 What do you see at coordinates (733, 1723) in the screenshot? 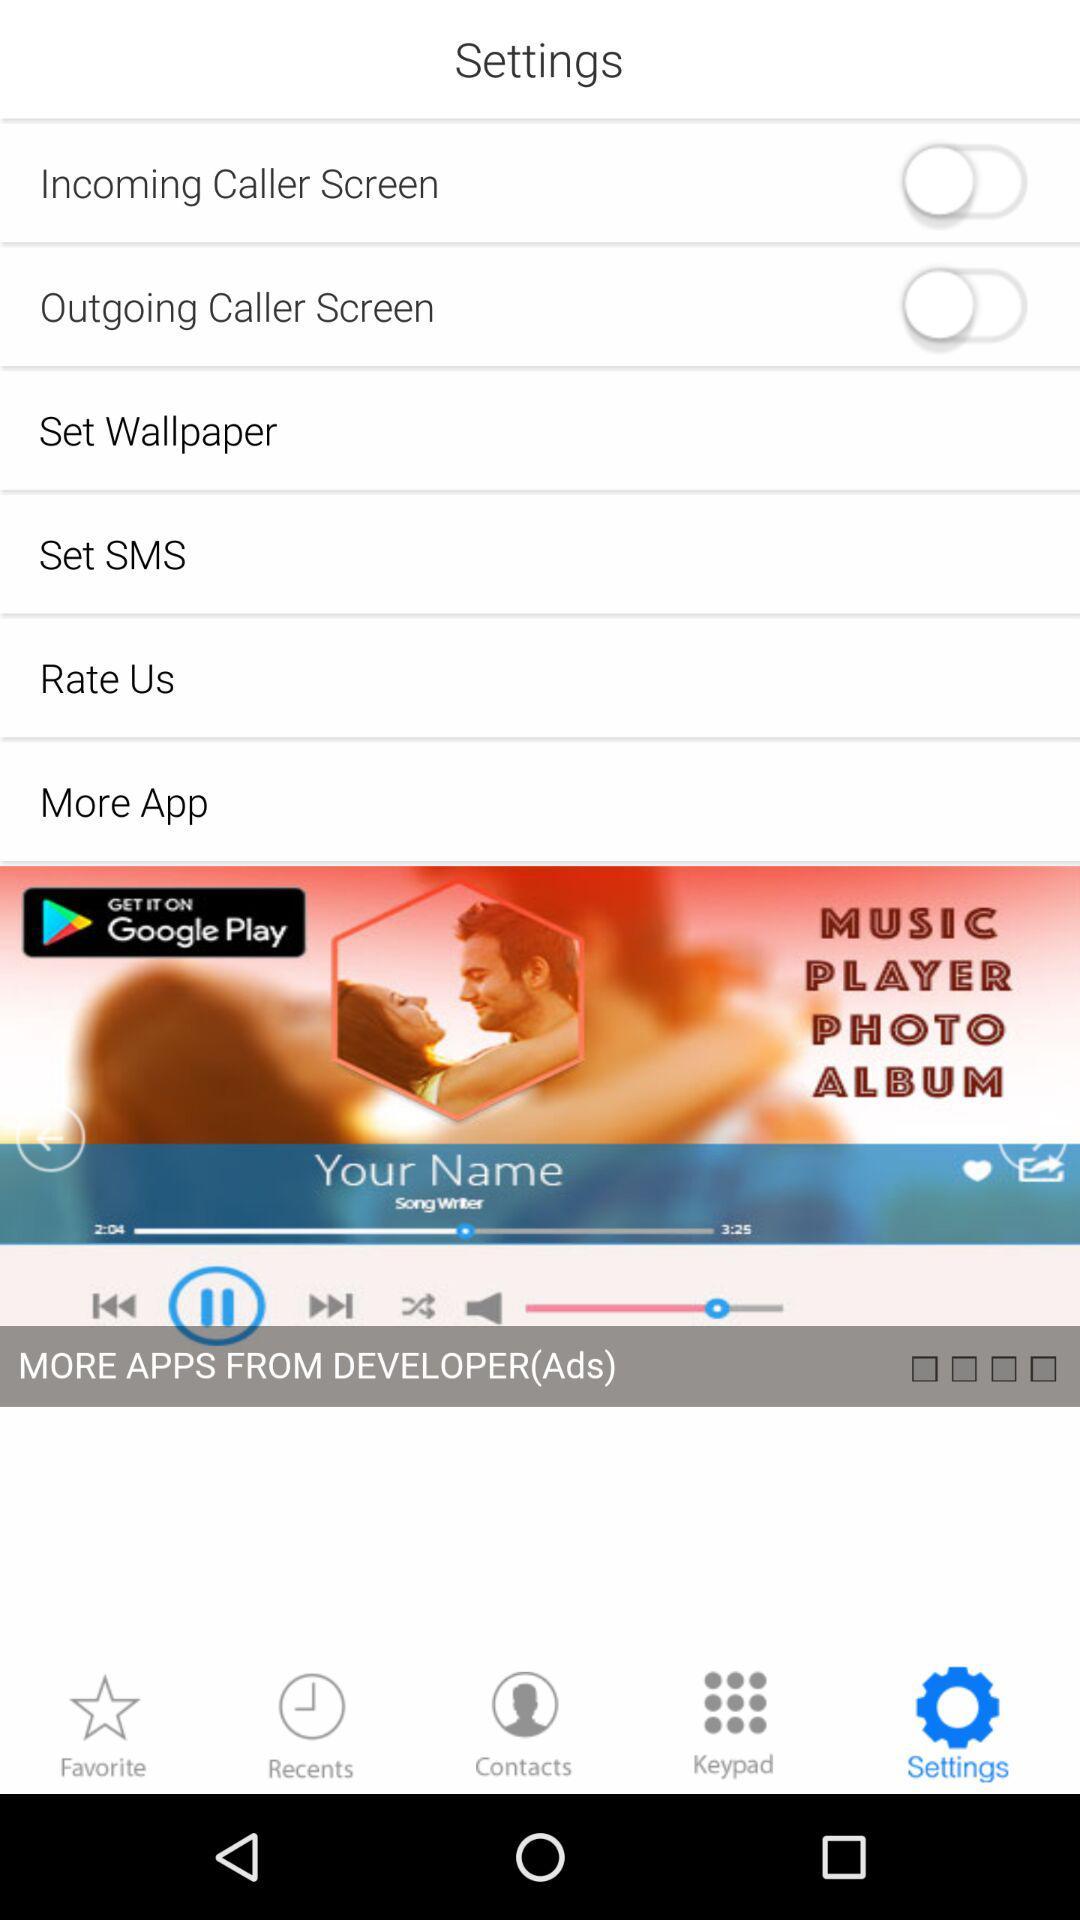
I see `more options` at bounding box center [733, 1723].